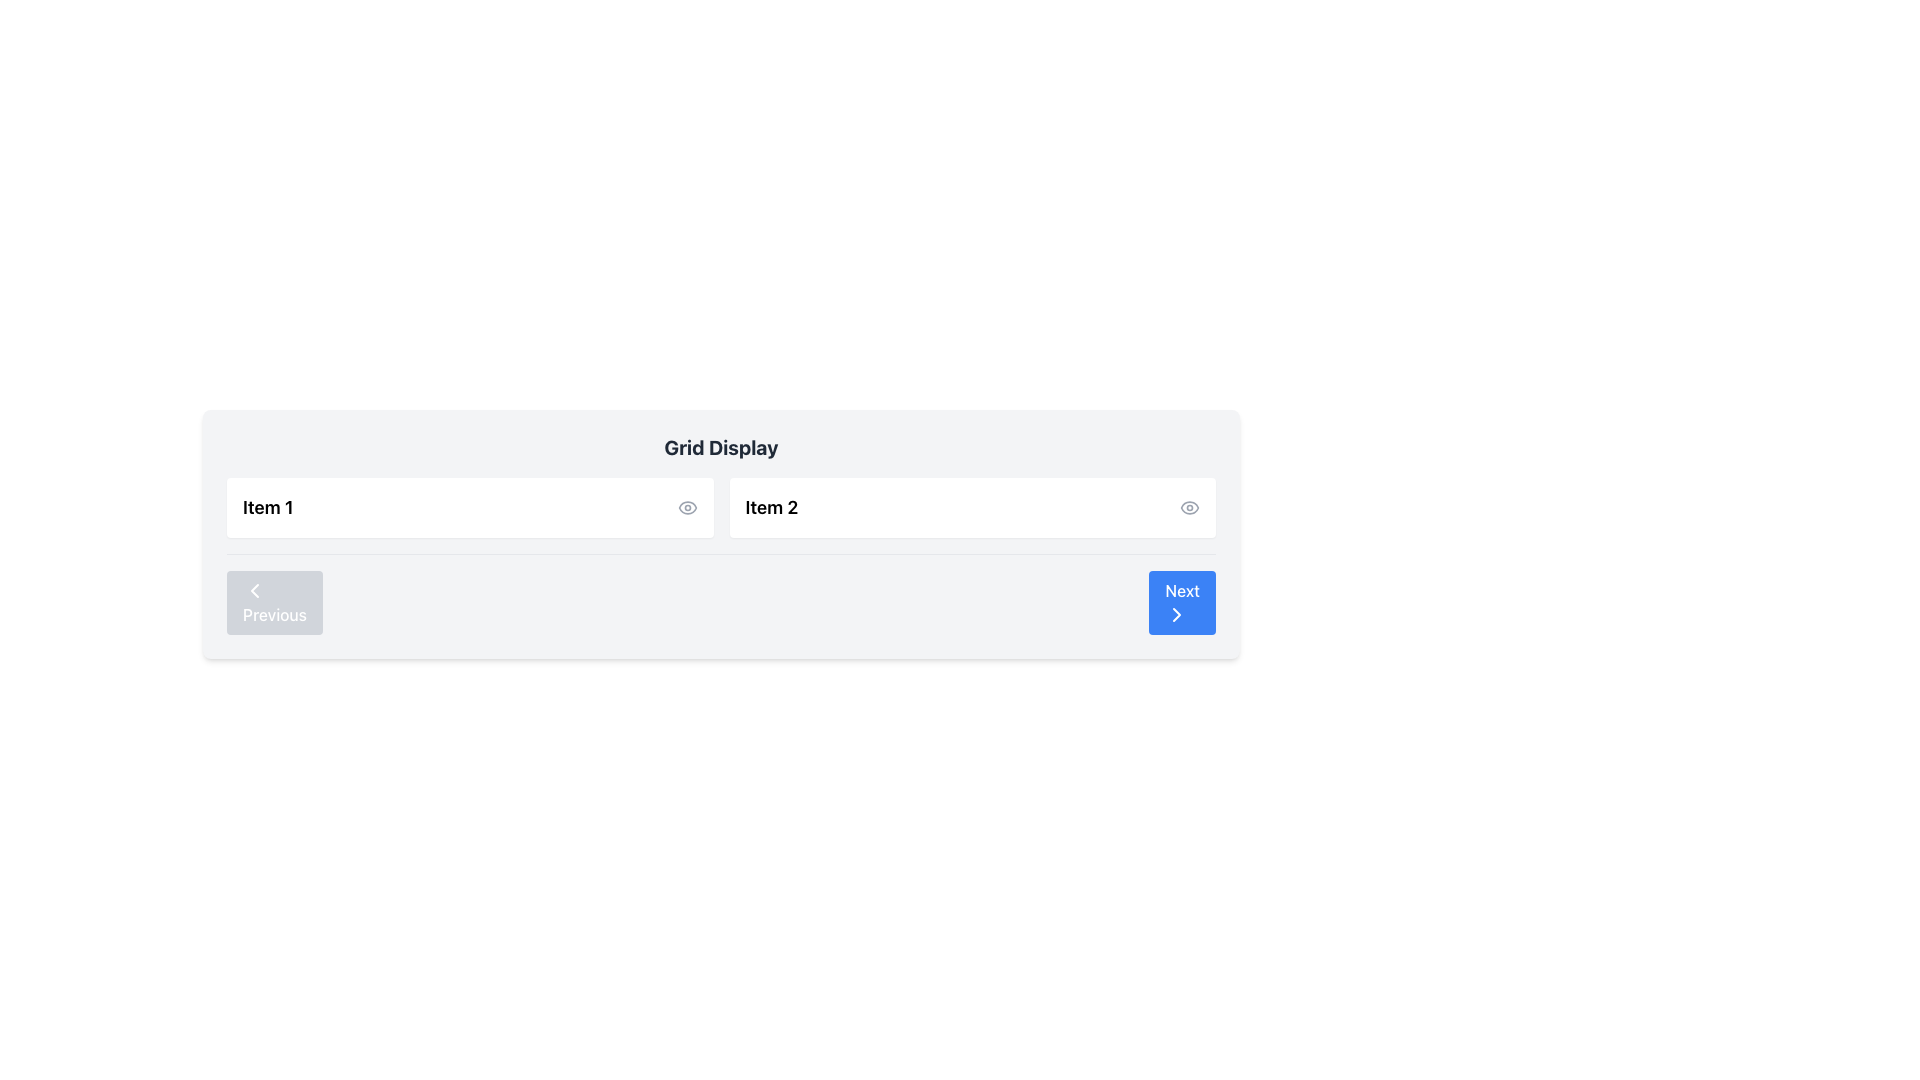  Describe the element at coordinates (687, 507) in the screenshot. I see `the decorative part of the eye icon, which serves as an indicator for visibility and is located to the right of the text label 'Item 2' in the second column of the row` at that location.